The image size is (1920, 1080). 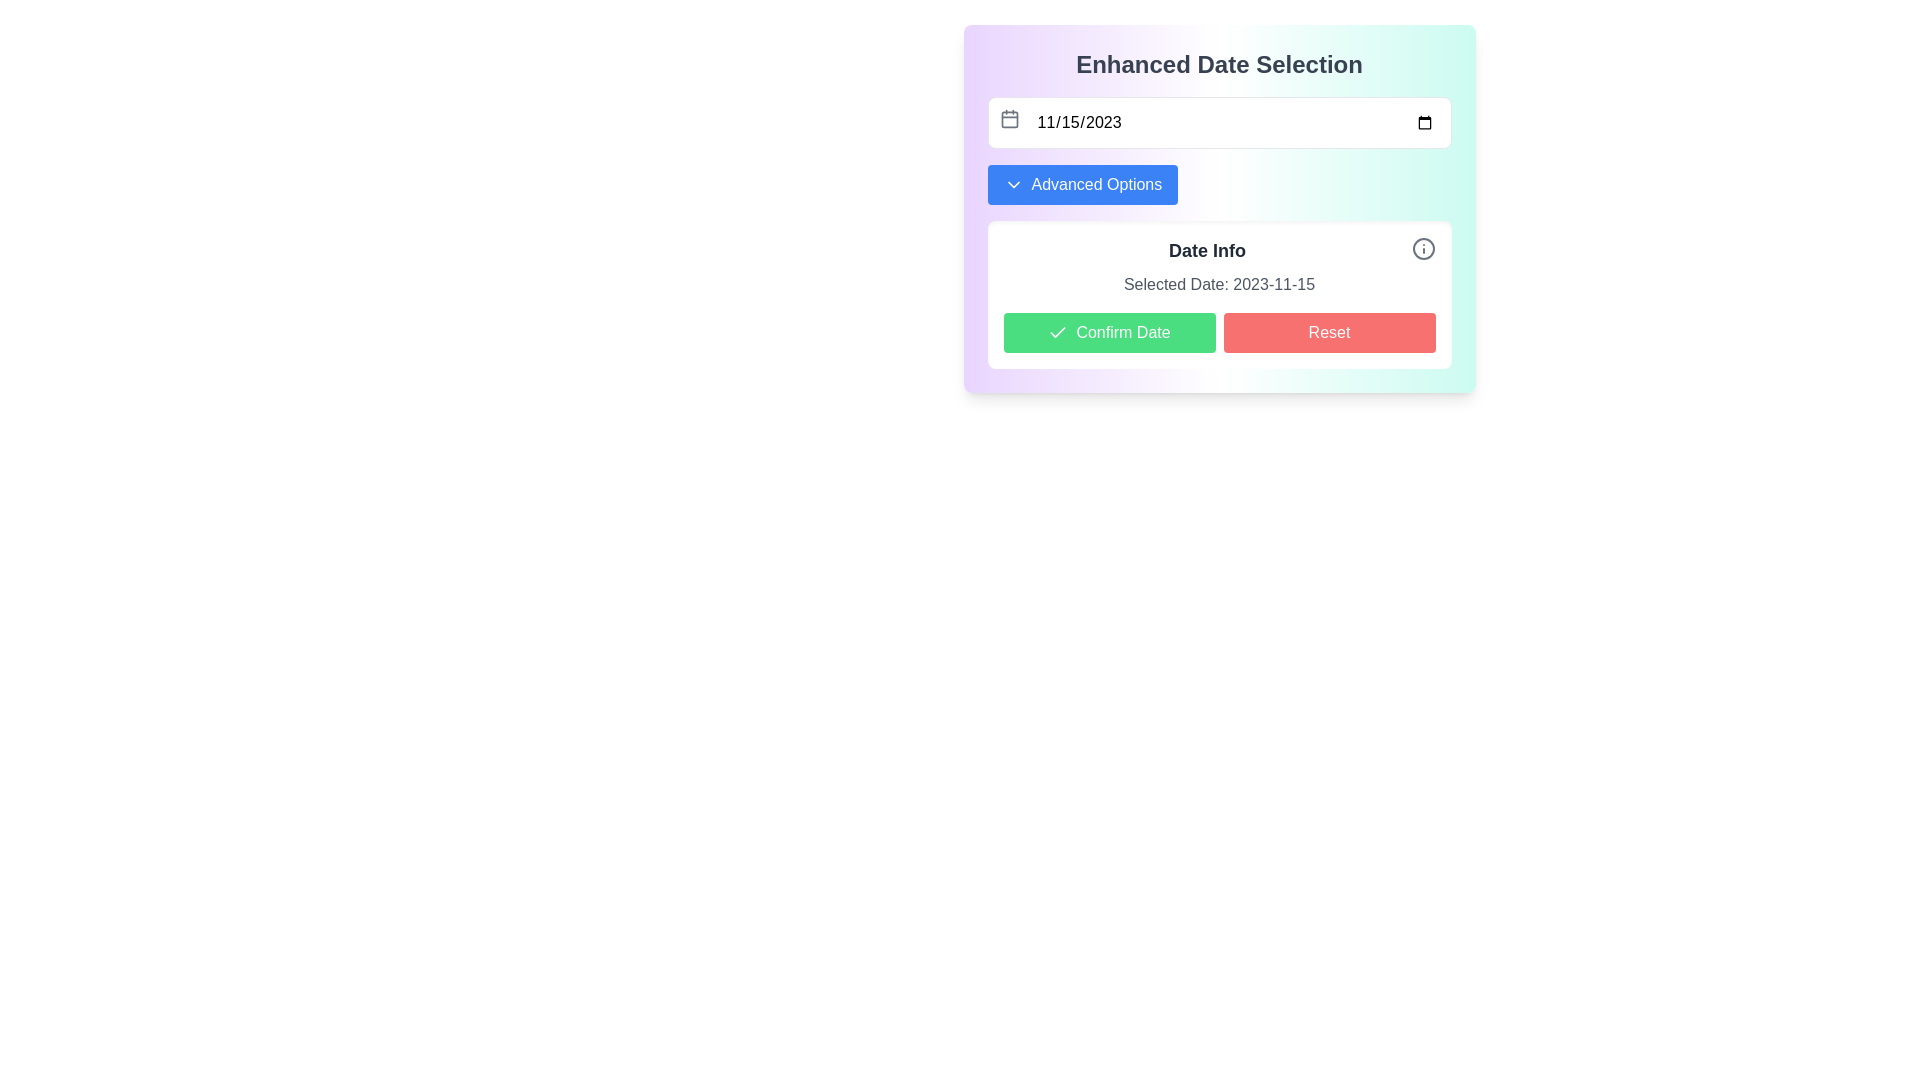 What do you see at coordinates (1009, 119) in the screenshot?
I see `the calendar icon located to the left of the date input field` at bounding box center [1009, 119].